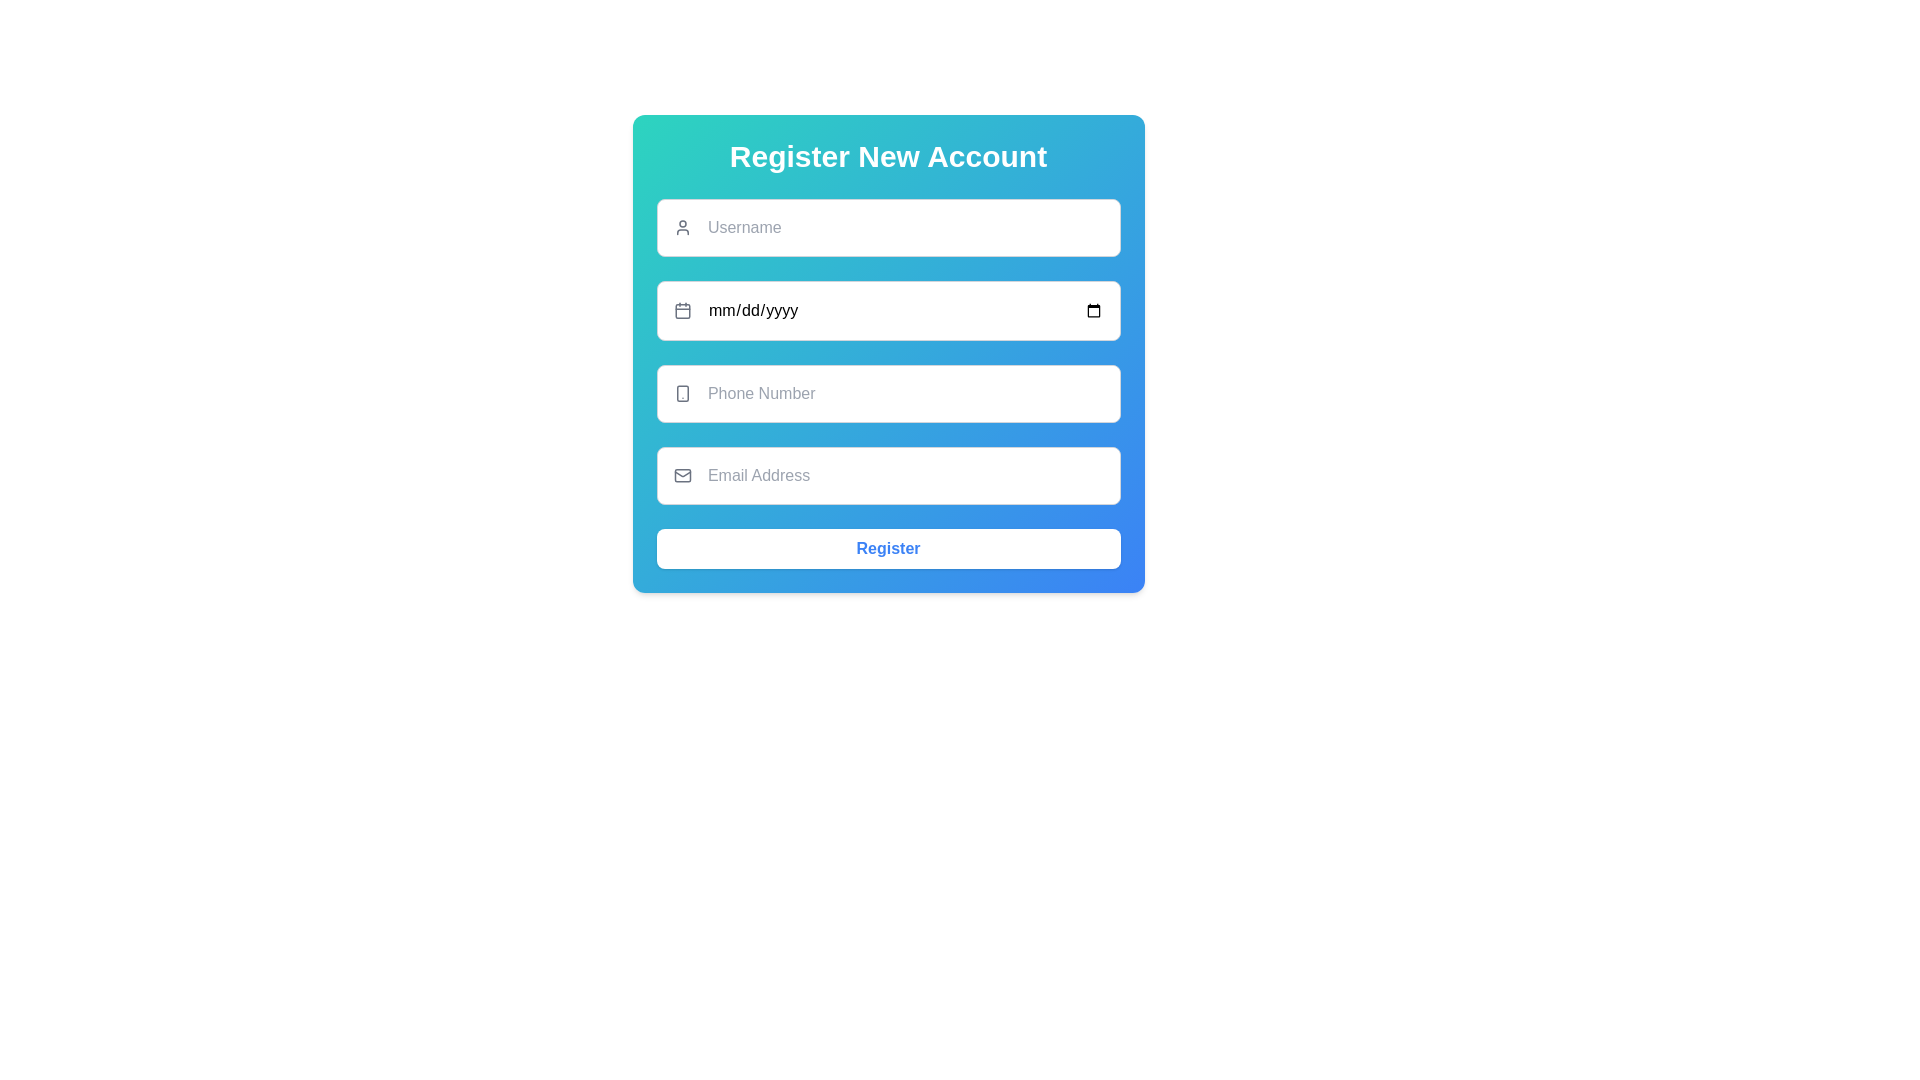 The height and width of the screenshot is (1080, 1920). What do you see at coordinates (682, 475) in the screenshot?
I see `the email envelope icon located adjacent to the 'Email Address' text input field in the registration form` at bounding box center [682, 475].